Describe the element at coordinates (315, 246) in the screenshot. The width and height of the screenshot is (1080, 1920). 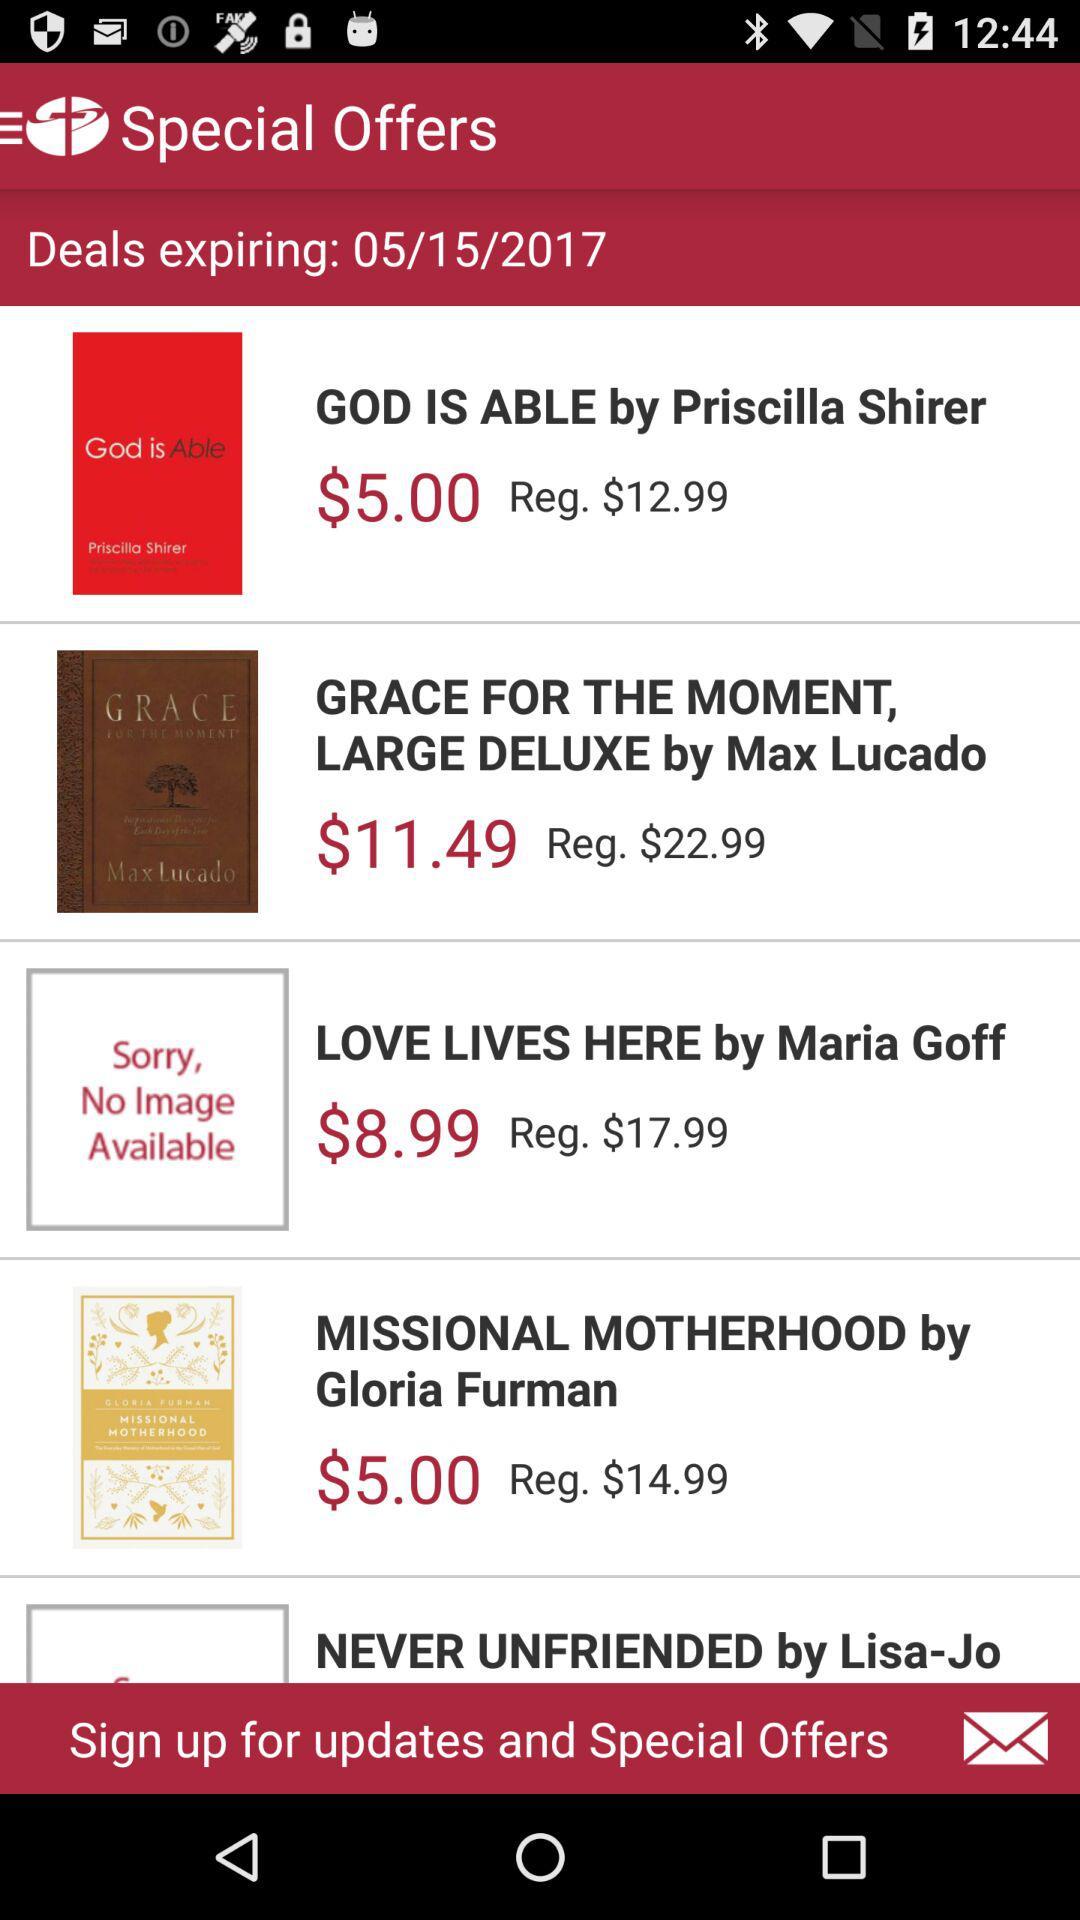
I see `deals expiring 05 app` at that location.